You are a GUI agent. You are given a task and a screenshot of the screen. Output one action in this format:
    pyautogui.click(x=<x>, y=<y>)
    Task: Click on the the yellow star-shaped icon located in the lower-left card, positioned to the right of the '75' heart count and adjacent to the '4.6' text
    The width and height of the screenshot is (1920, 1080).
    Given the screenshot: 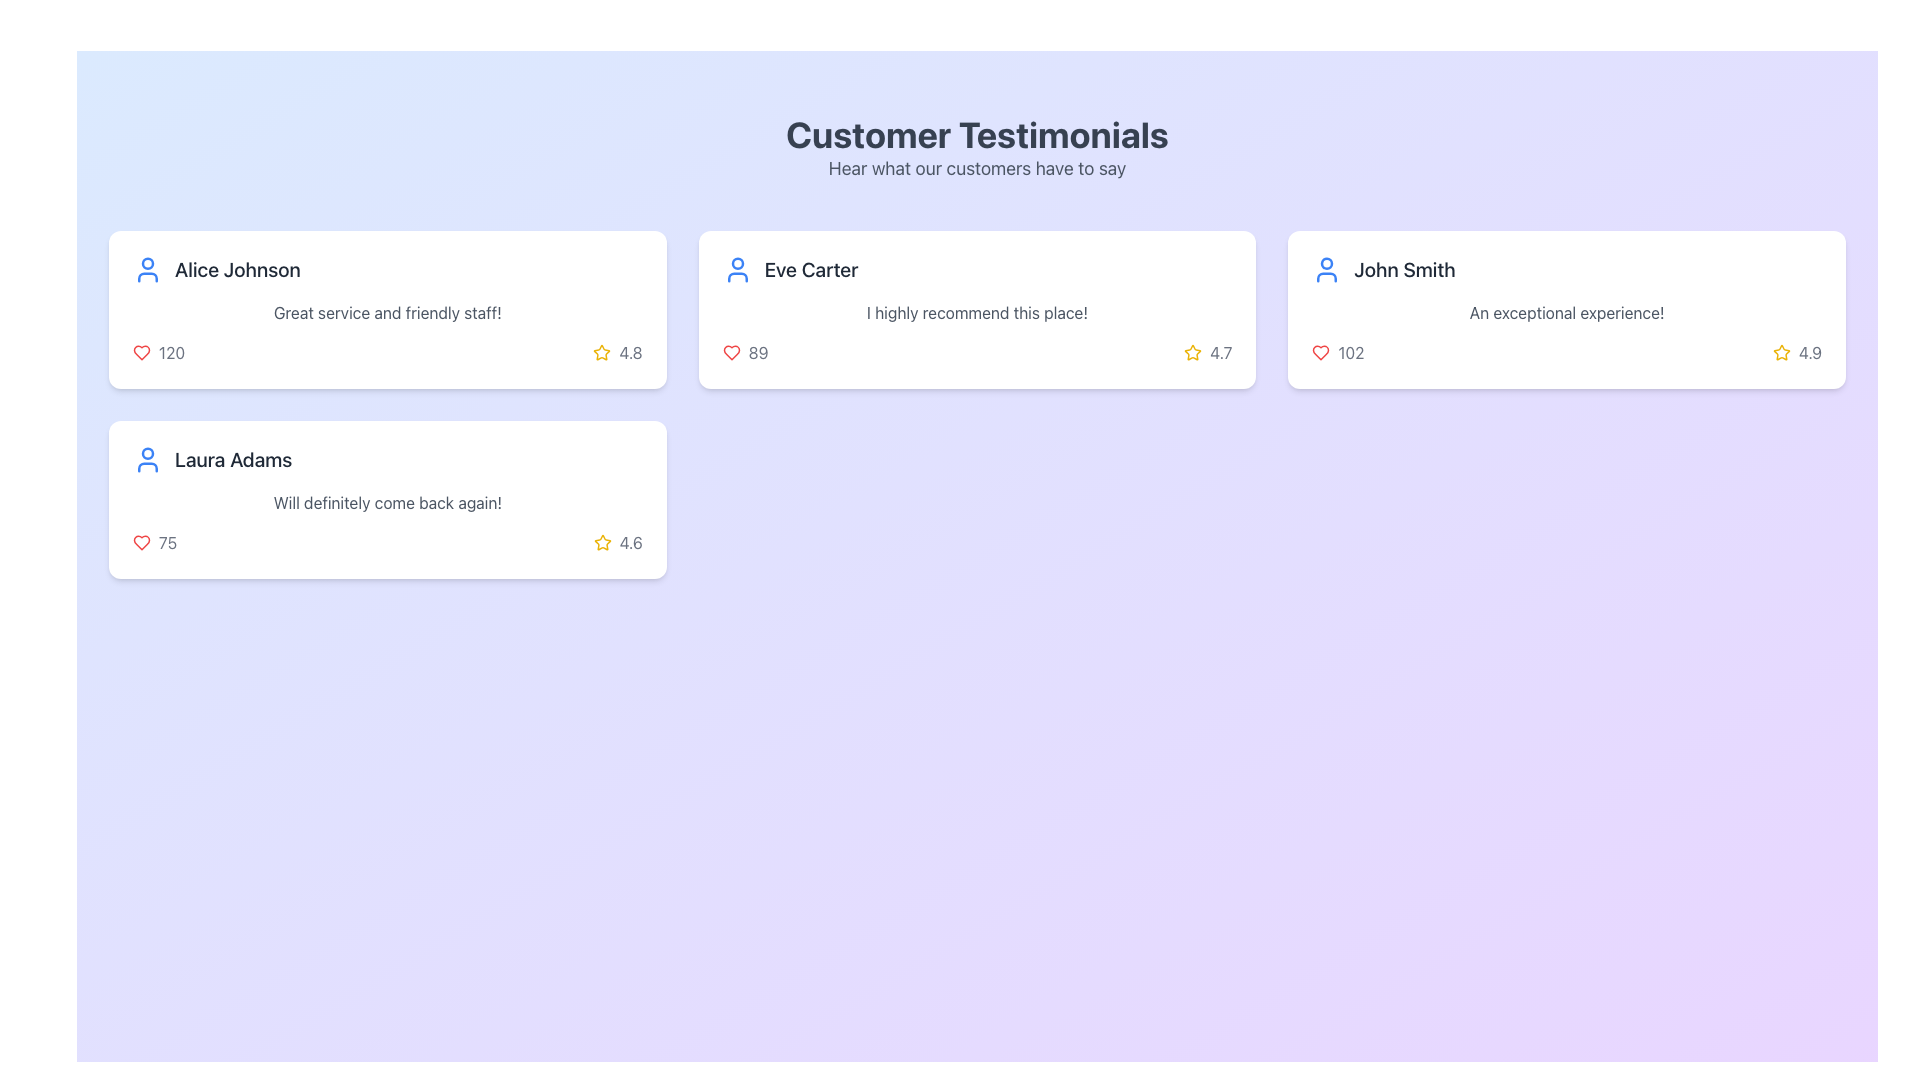 What is the action you would take?
    pyautogui.click(x=601, y=543)
    